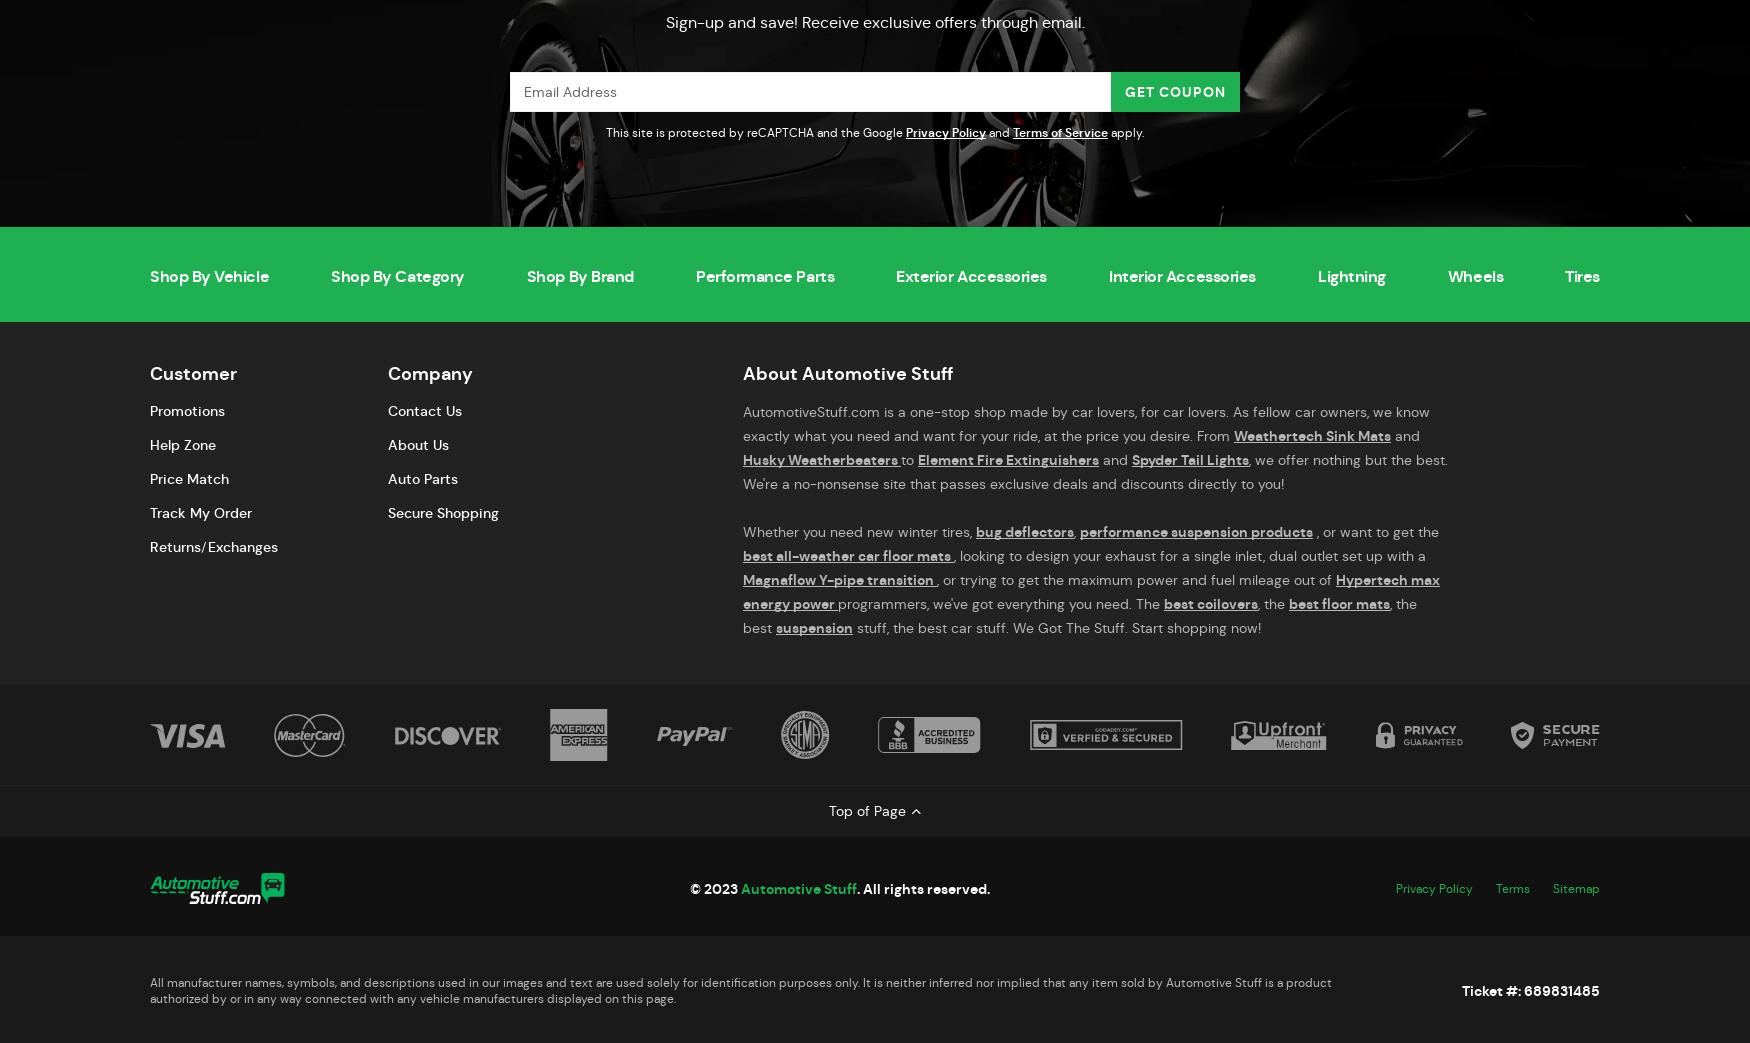 The width and height of the screenshot is (1750, 1043). What do you see at coordinates (386, 478) in the screenshot?
I see `'Auto Parts'` at bounding box center [386, 478].